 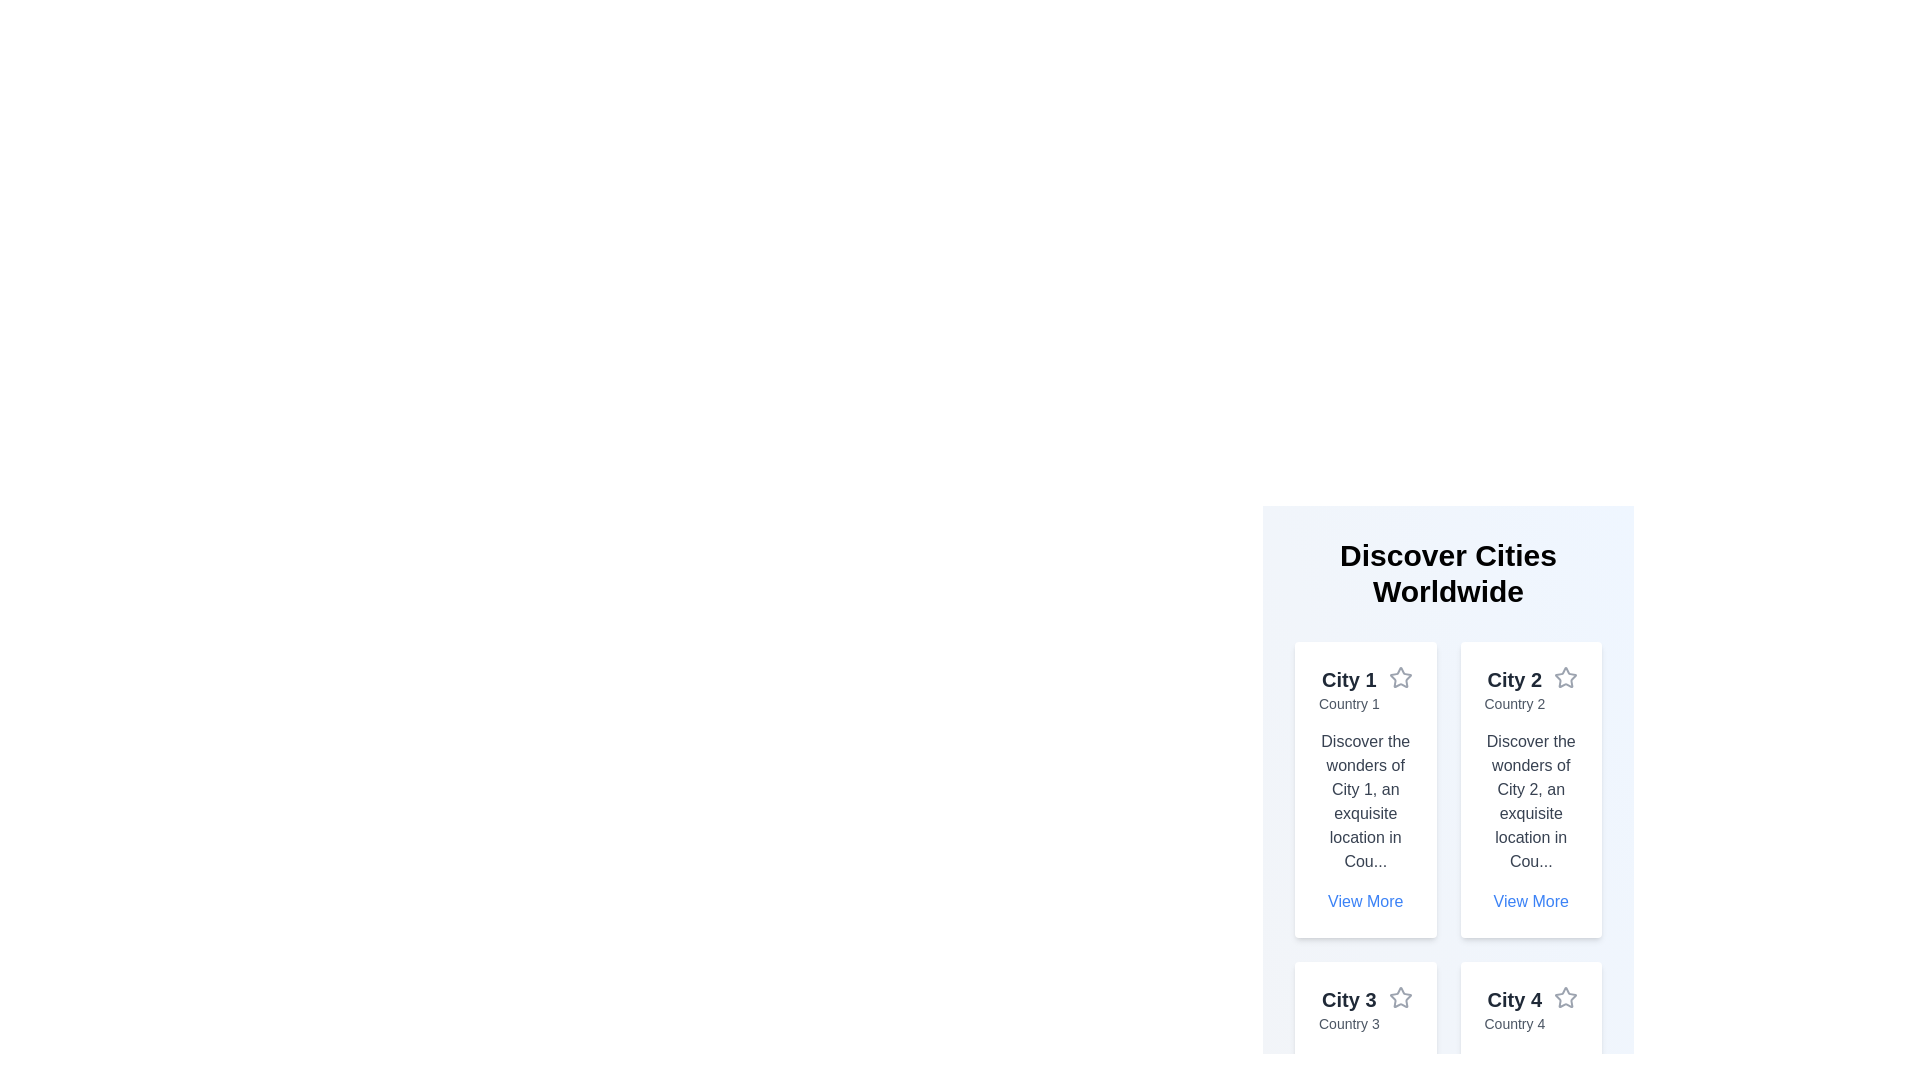 I want to click on the title header text block in the 'Discover Cities Worldwide' section, which provides key information about a location, specifically the city and country names, so click(x=1364, y=689).